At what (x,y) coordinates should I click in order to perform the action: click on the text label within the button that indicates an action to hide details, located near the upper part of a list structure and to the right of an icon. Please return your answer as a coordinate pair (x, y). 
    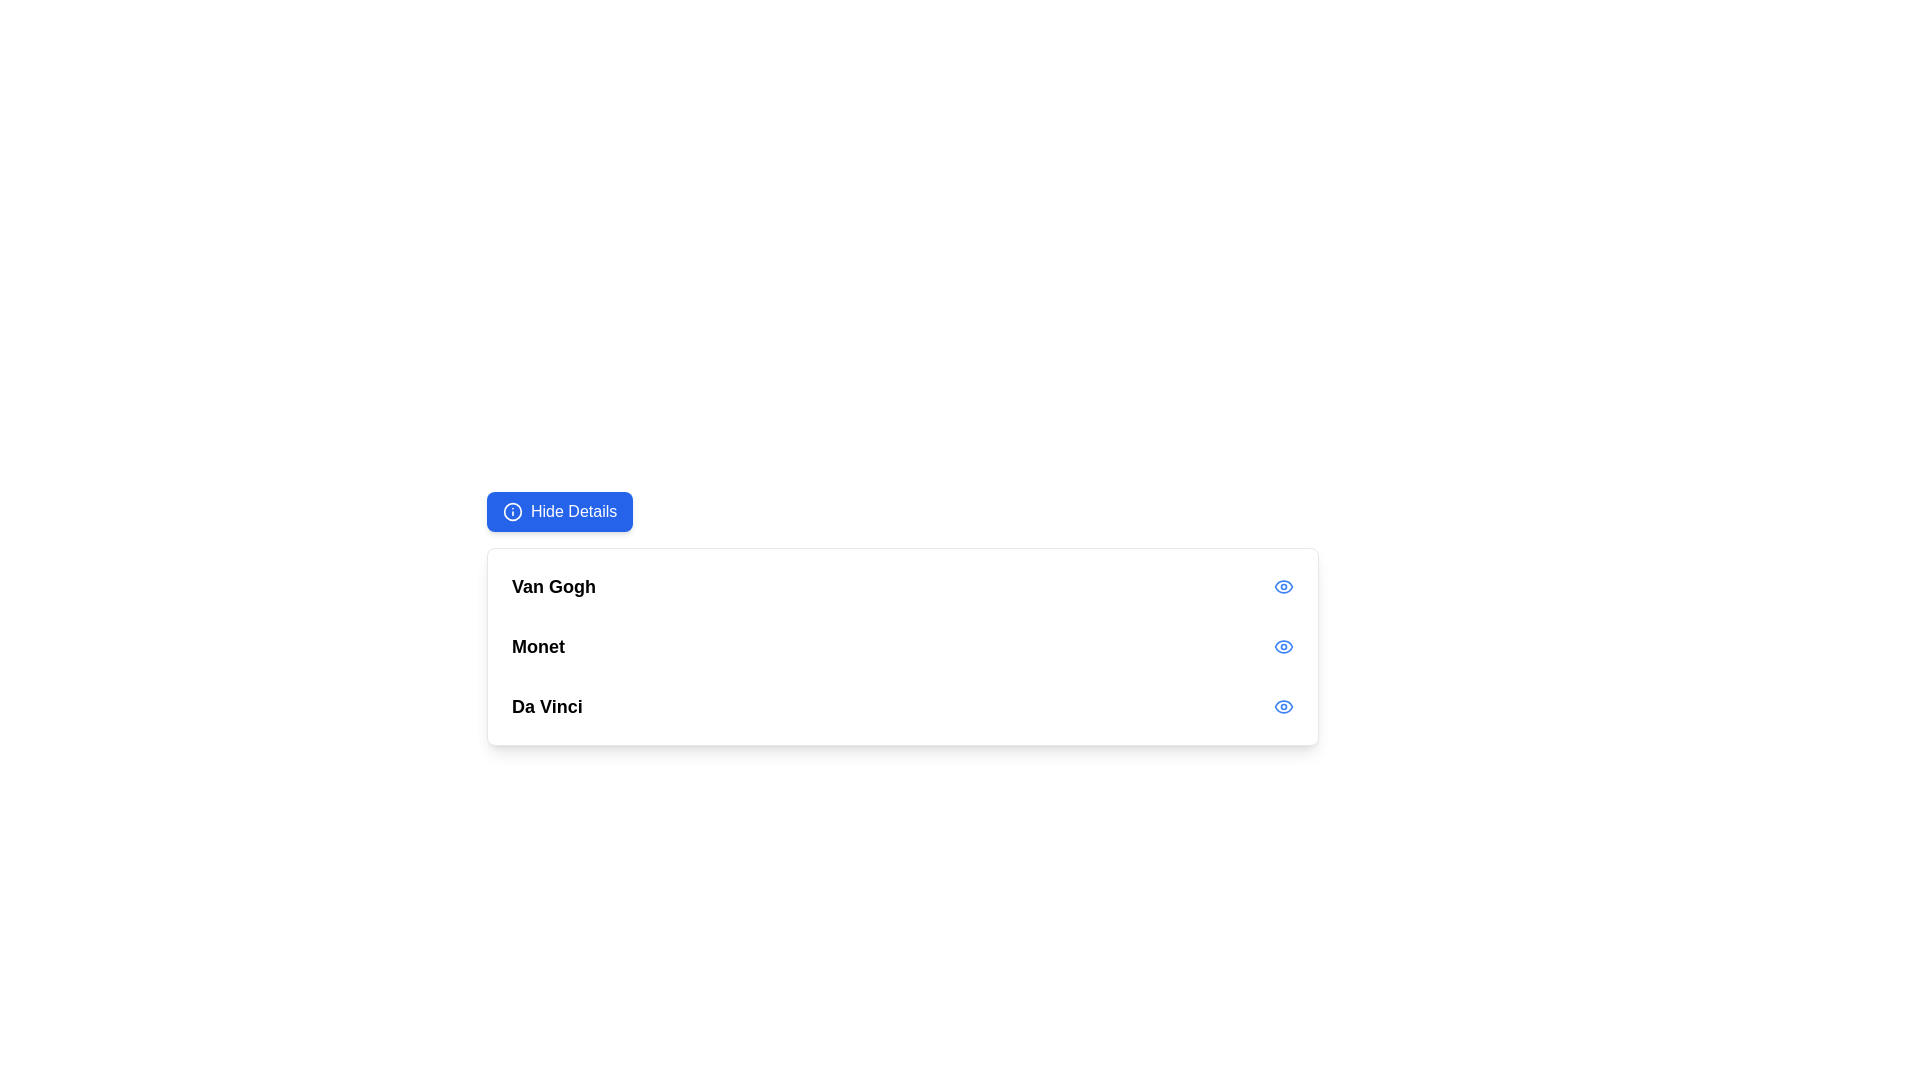
    Looking at the image, I should click on (573, 511).